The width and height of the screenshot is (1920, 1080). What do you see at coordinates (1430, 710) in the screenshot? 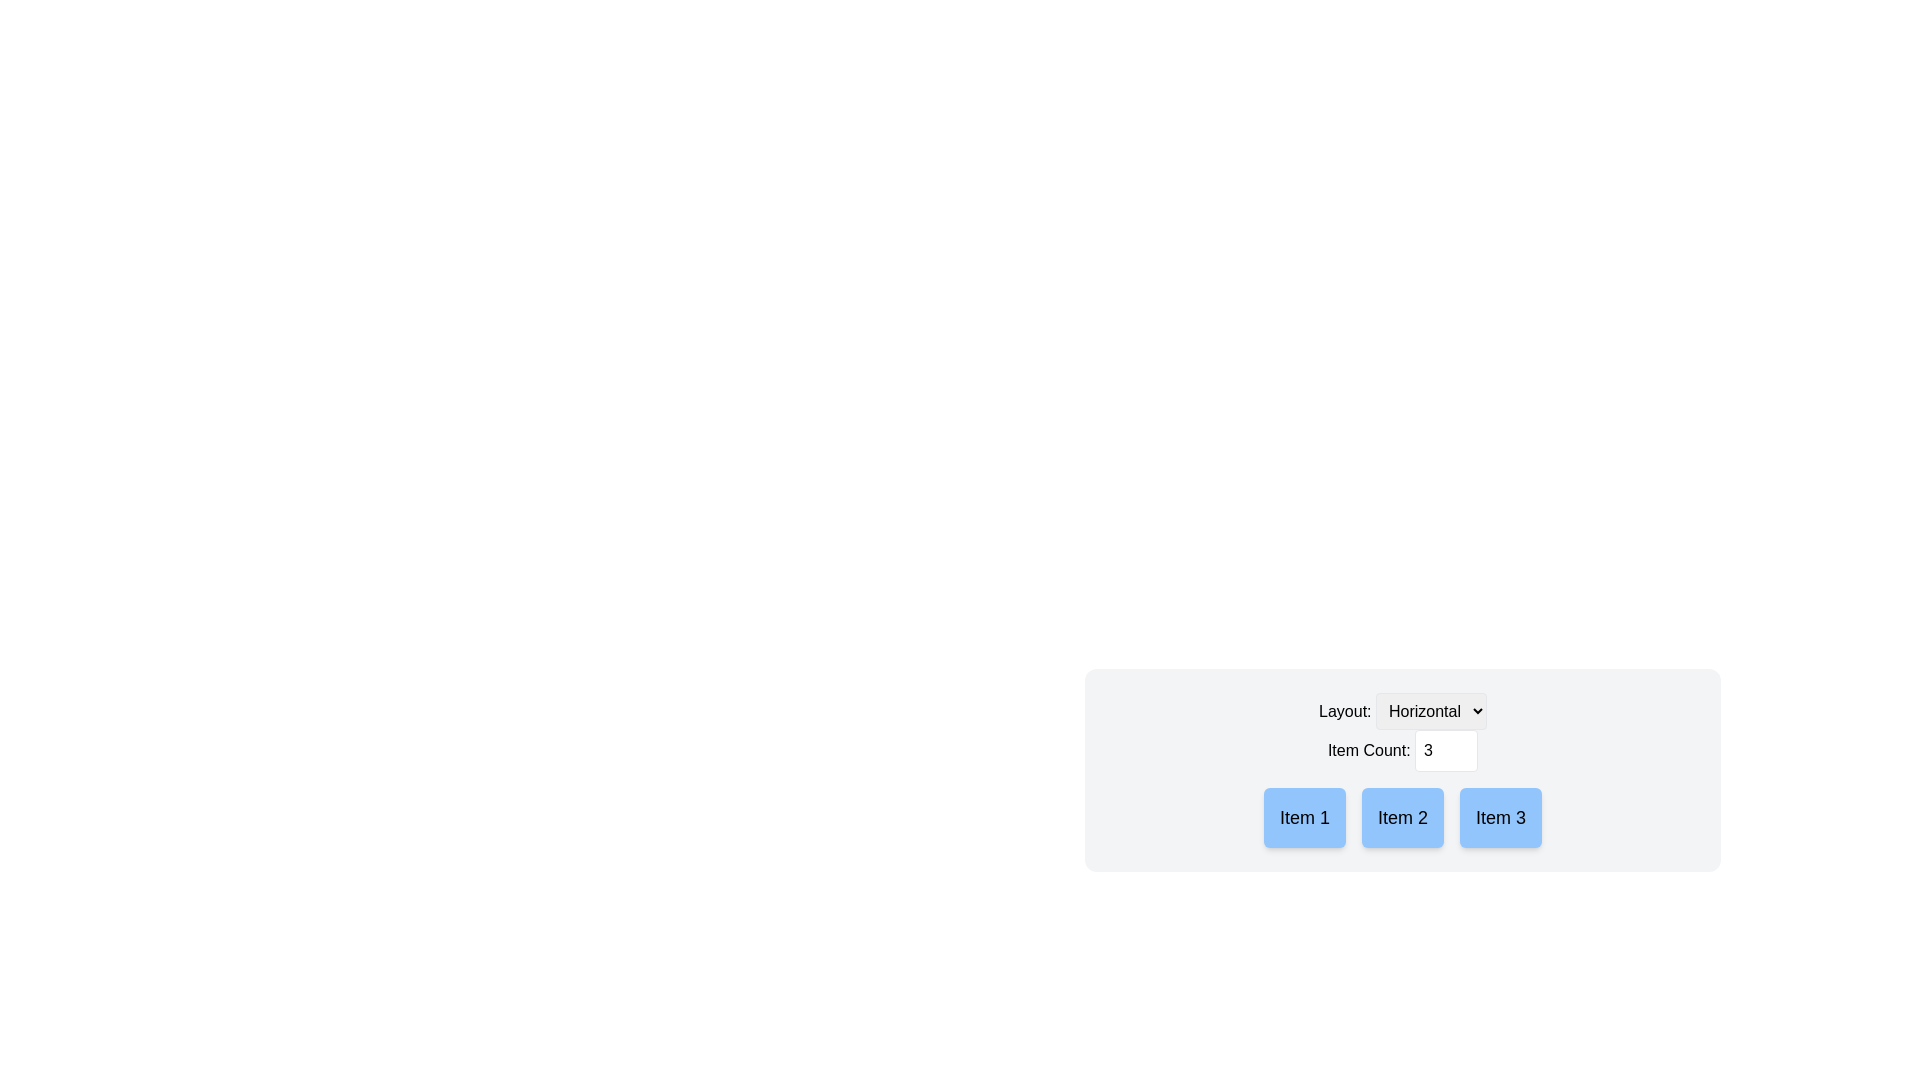
I see `the styled drop-down selector labeled 'Horizontal' located to the right of 'Layout:'` at bounding box center [1430, 710].